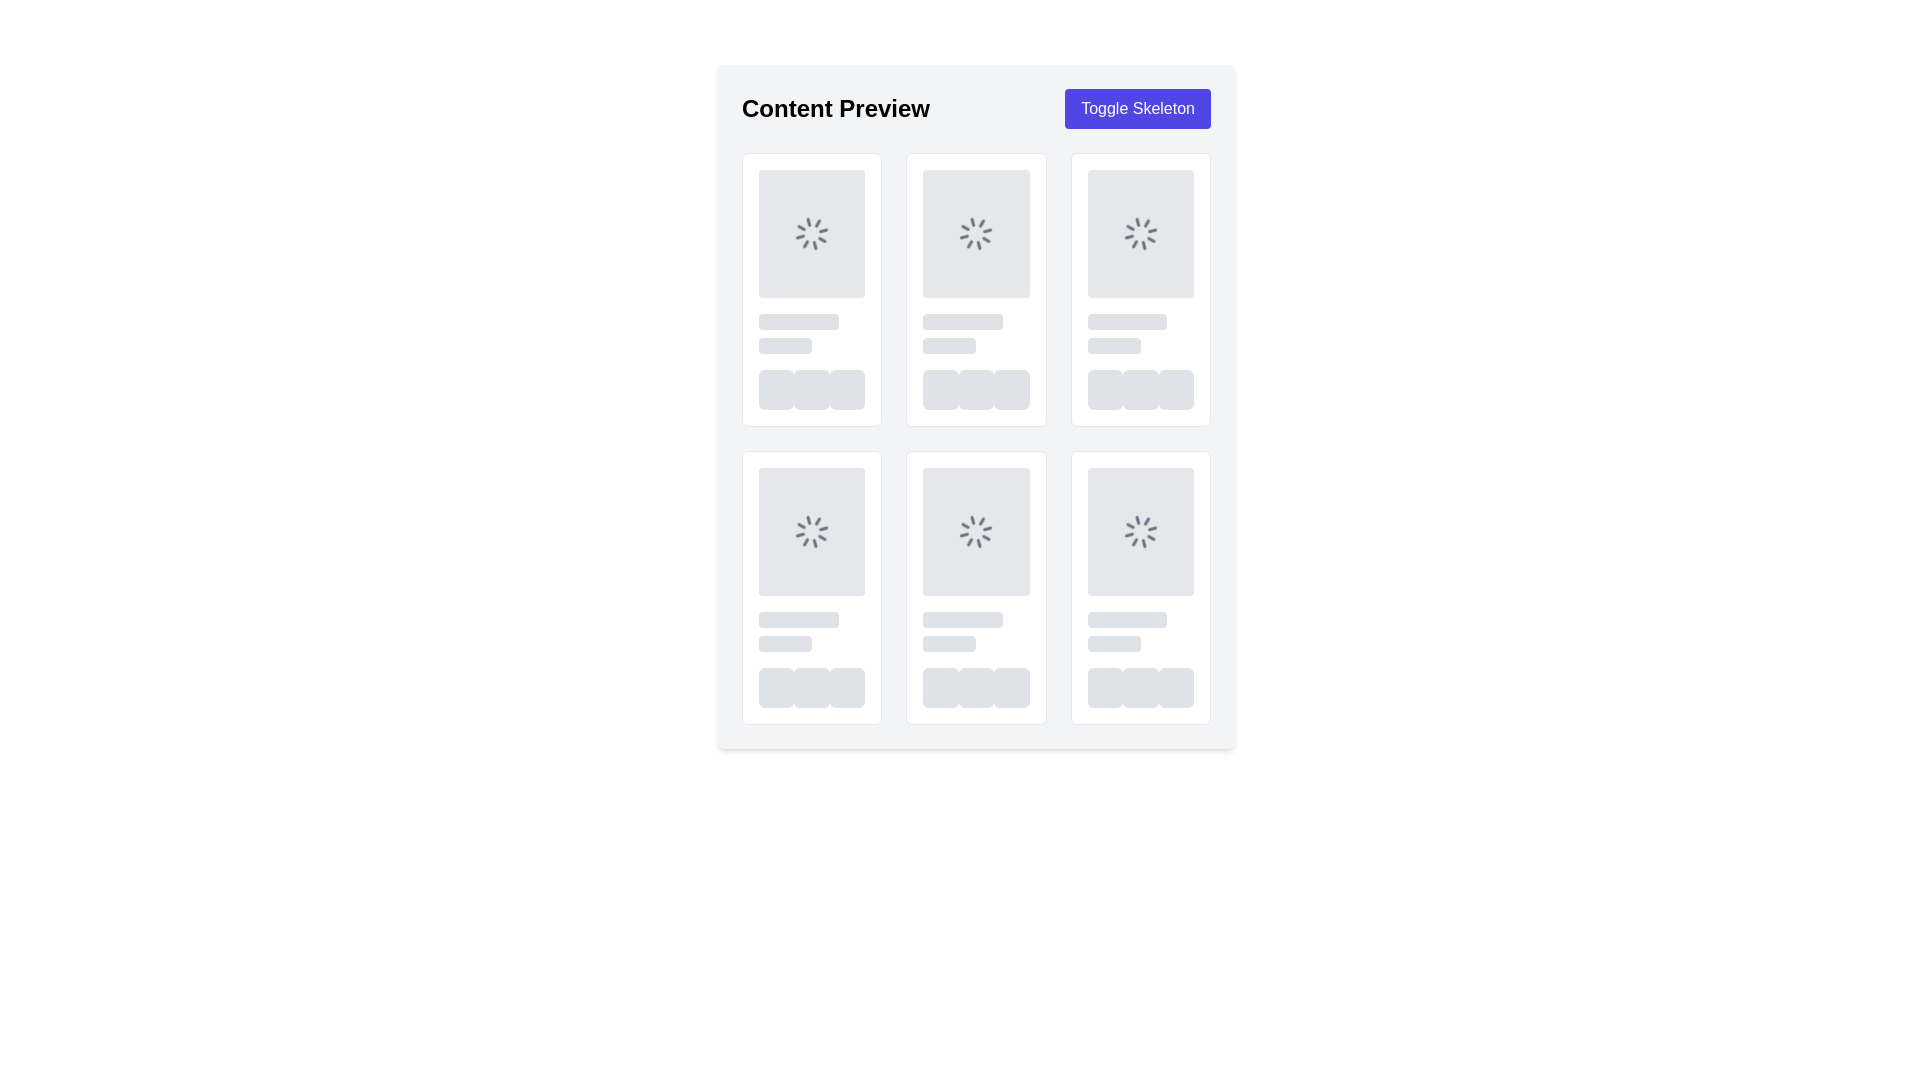  What do you see at coordinates (1127, 320) in the screenshot?
I see `the first skeleton loader placeholder in the top-right section of the grid, indicating that content is loading` at bounding box center [1127, 320].